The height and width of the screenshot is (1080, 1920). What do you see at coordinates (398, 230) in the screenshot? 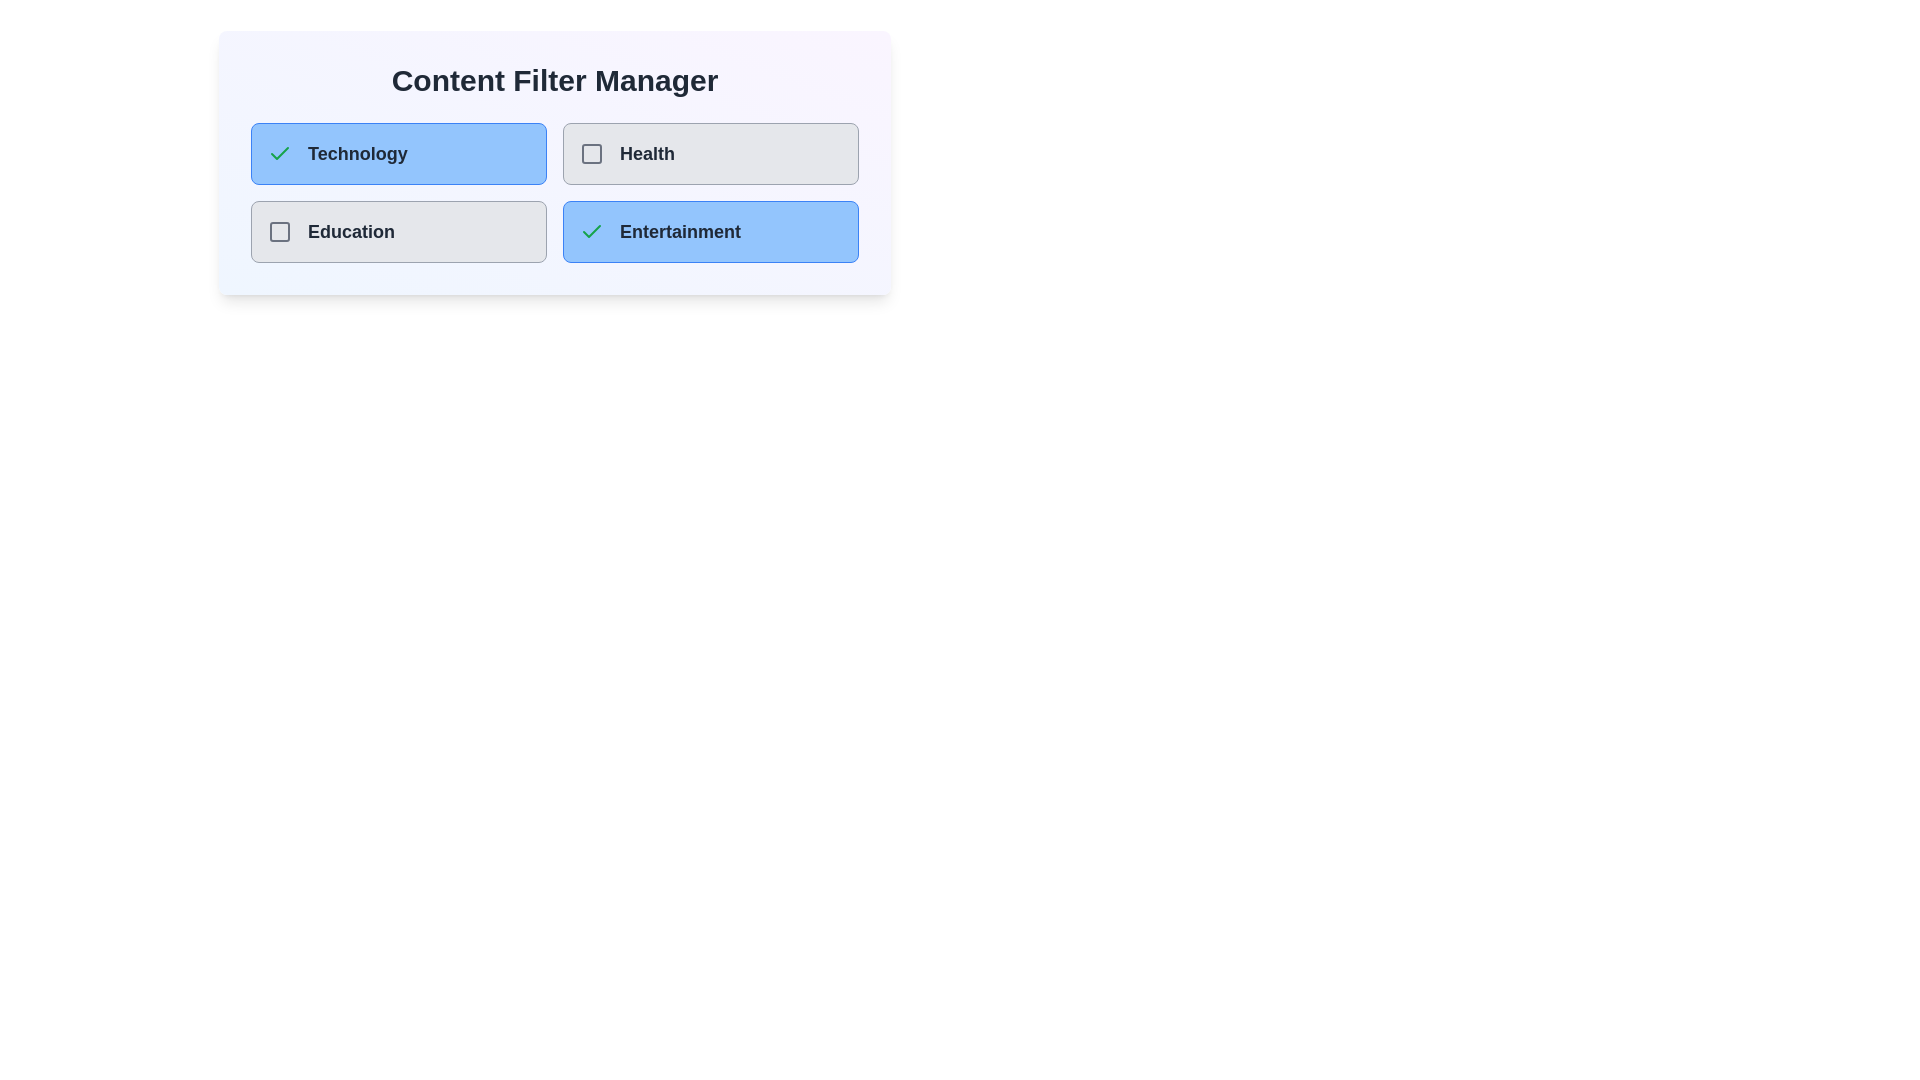
I see `the category named Education` at bounding box center [398, 230].